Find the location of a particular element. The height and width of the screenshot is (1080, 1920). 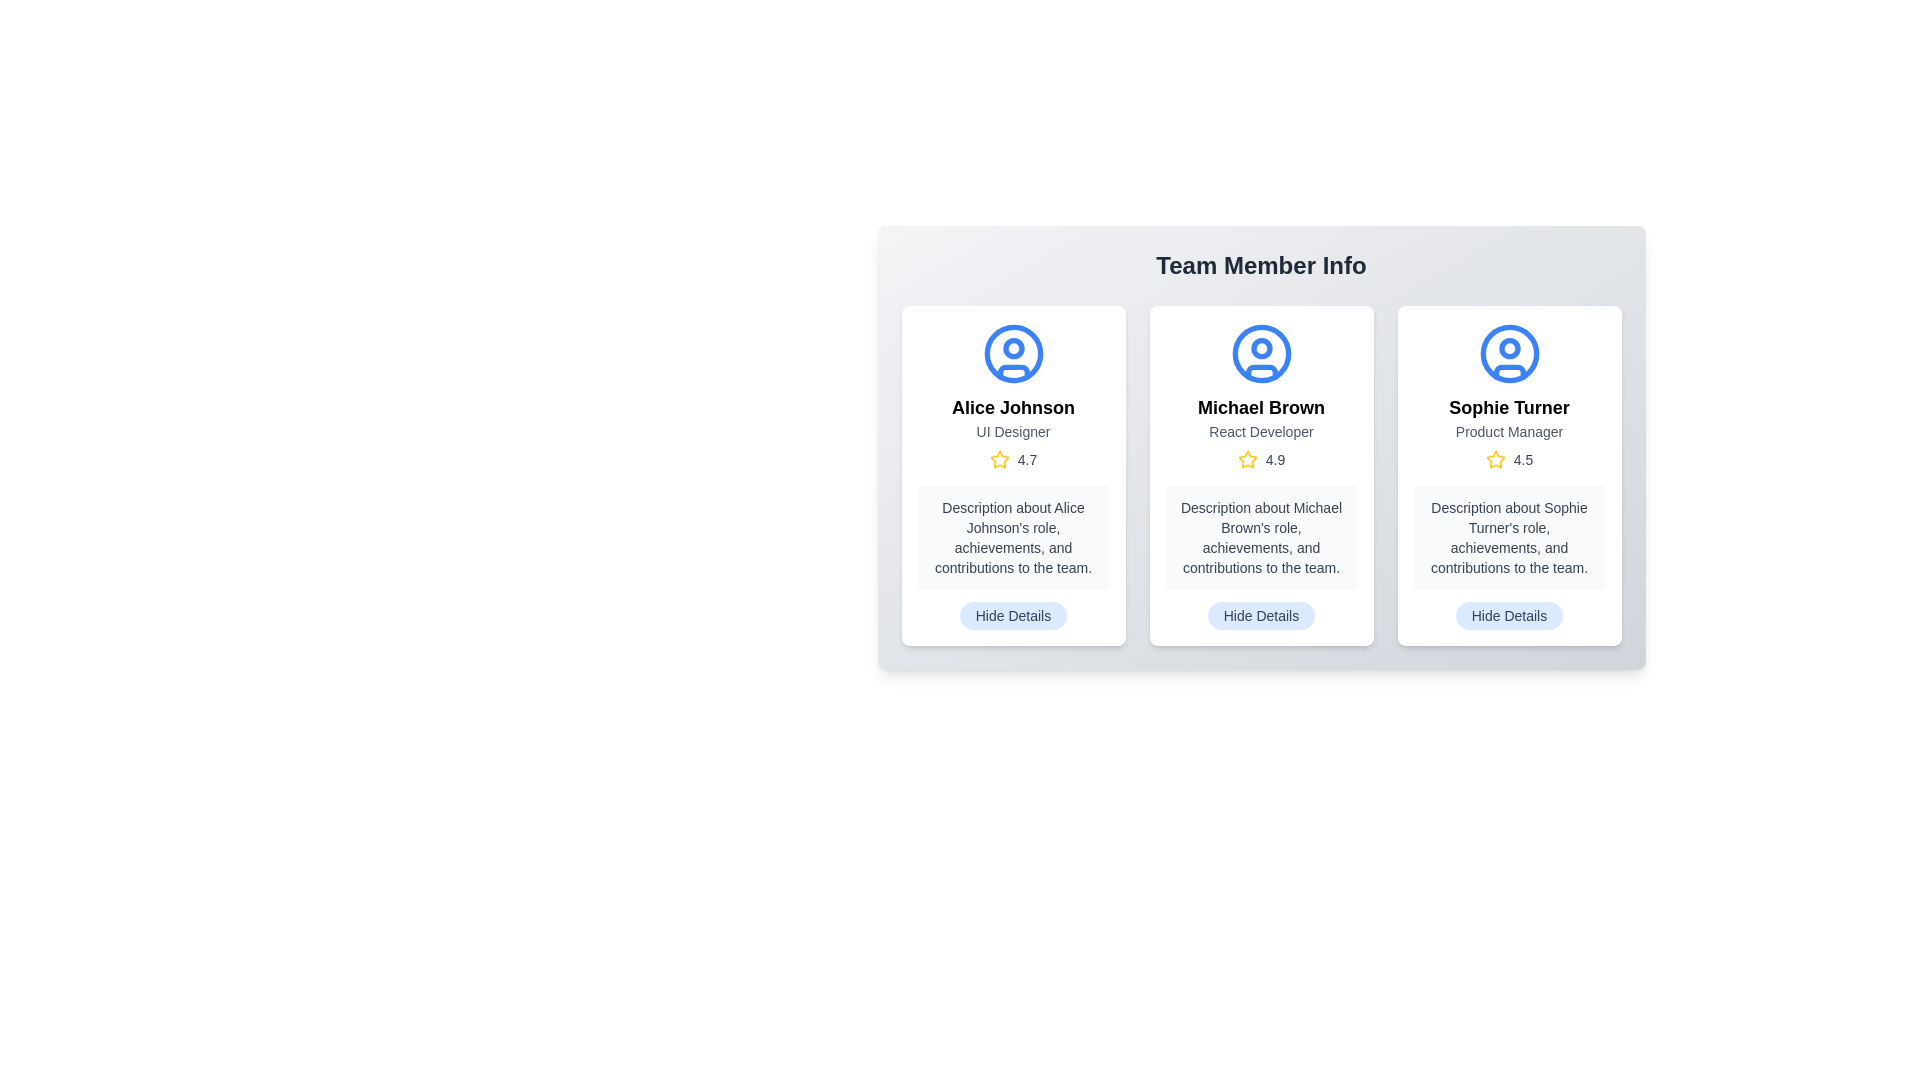

the 'Team Member Info' text label, which is styled in bold and prominently displayed at the top of the card-like structure, serving as the section title is located at coordinates (1260, 265).